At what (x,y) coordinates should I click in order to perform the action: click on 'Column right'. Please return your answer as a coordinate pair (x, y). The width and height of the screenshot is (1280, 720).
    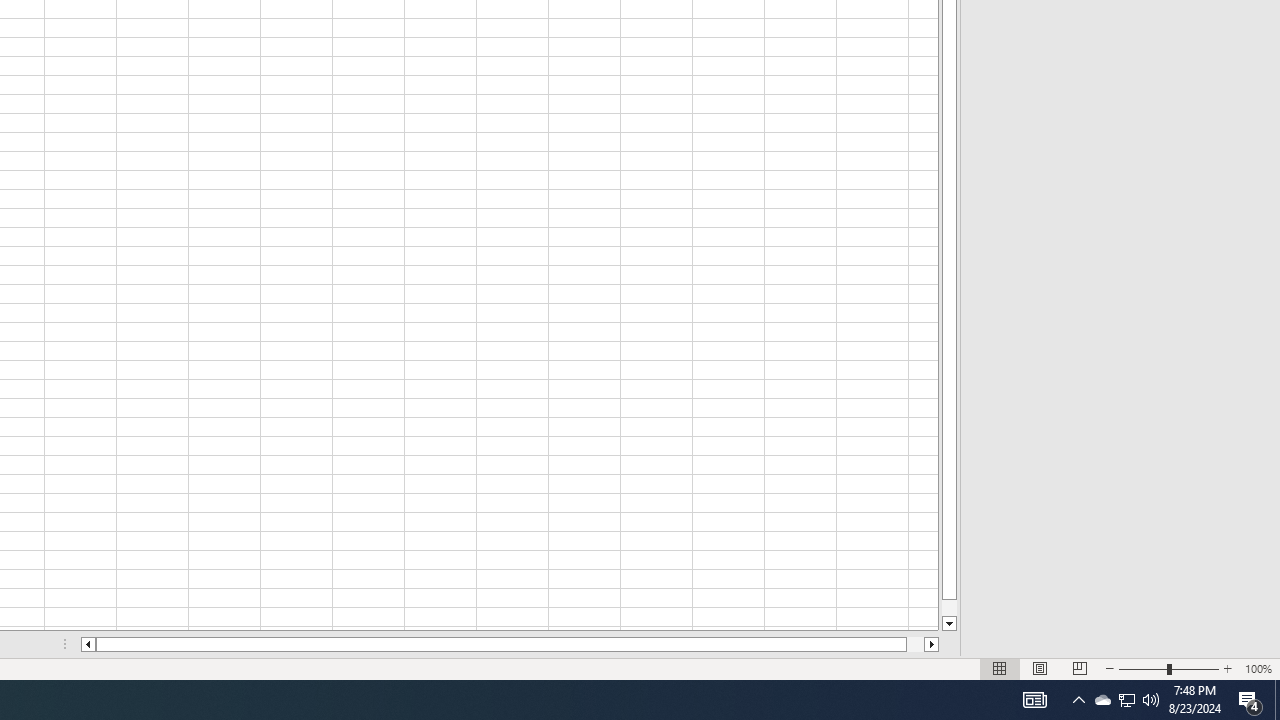
    Looking at the image, I should click on (931, 644).